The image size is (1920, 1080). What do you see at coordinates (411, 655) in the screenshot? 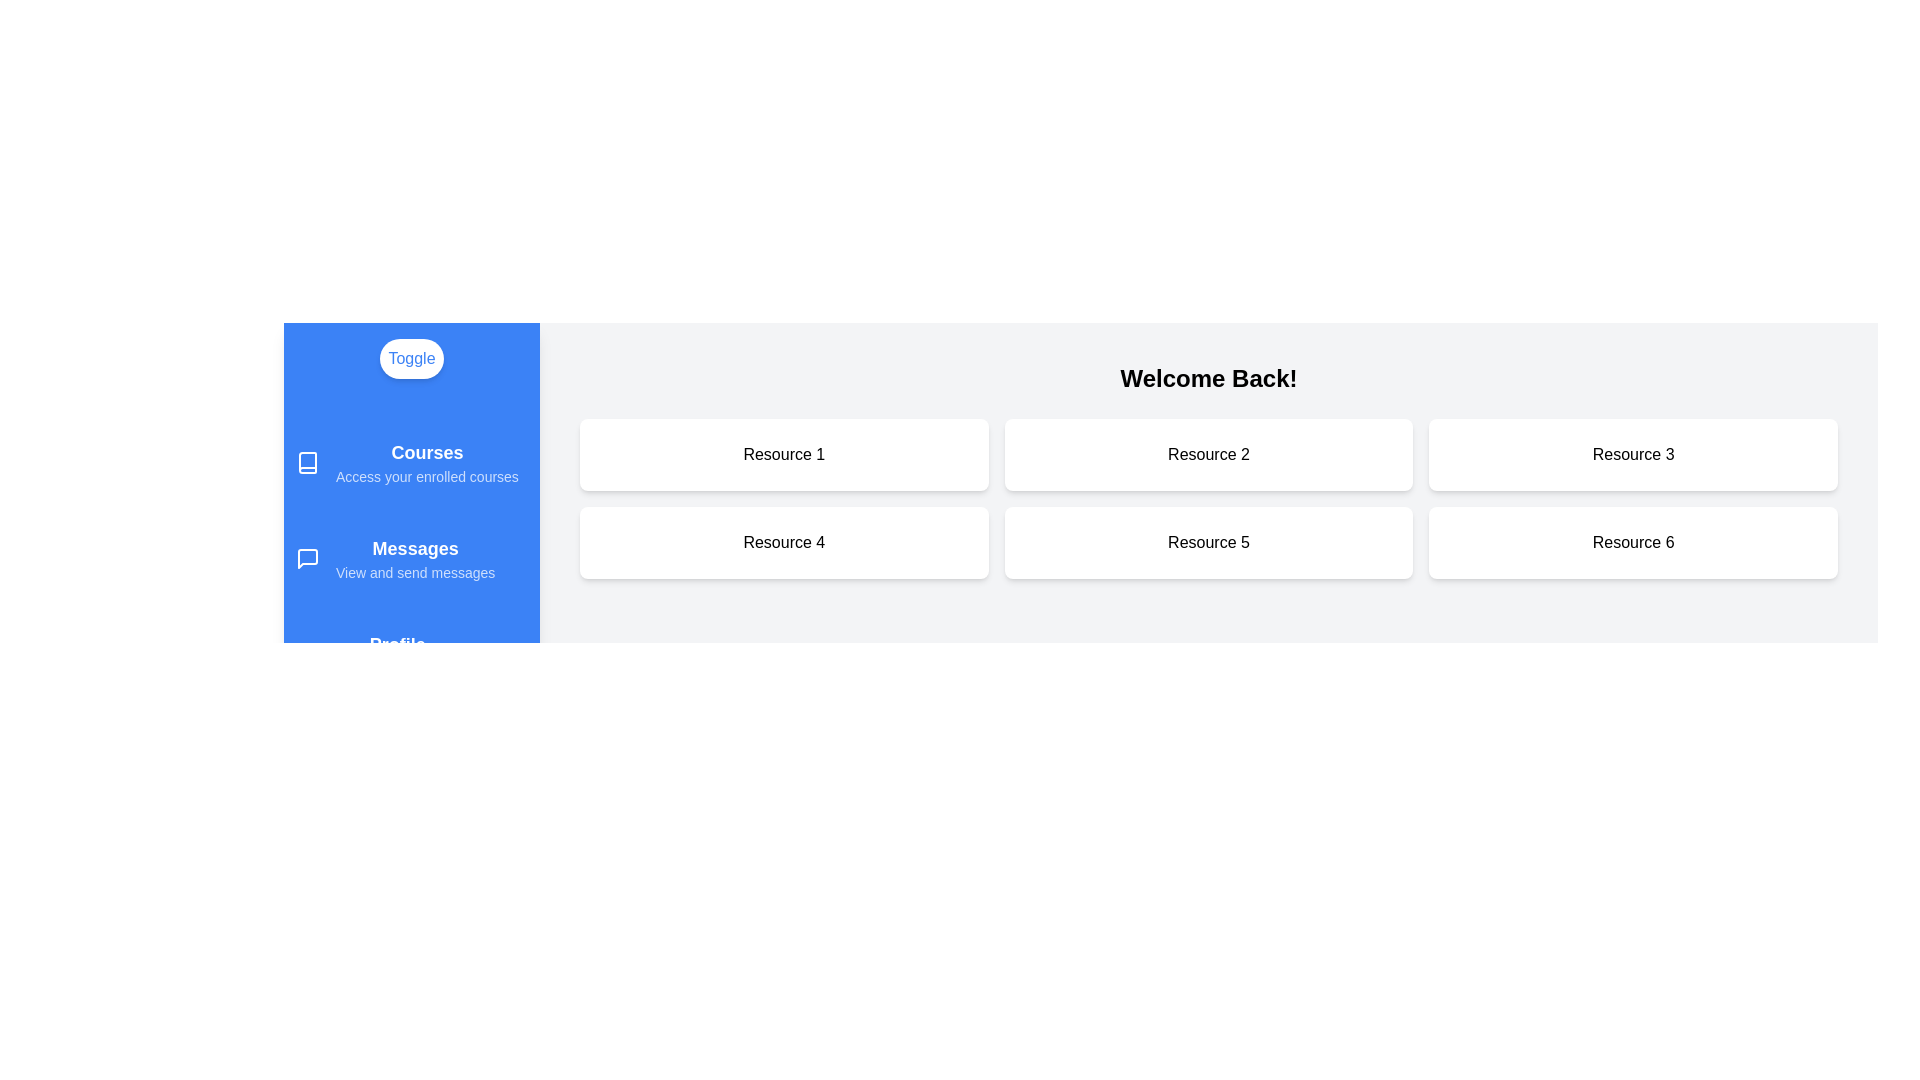
I see `the drawer section corresponding to Profile` at bounding box center [411, 655].